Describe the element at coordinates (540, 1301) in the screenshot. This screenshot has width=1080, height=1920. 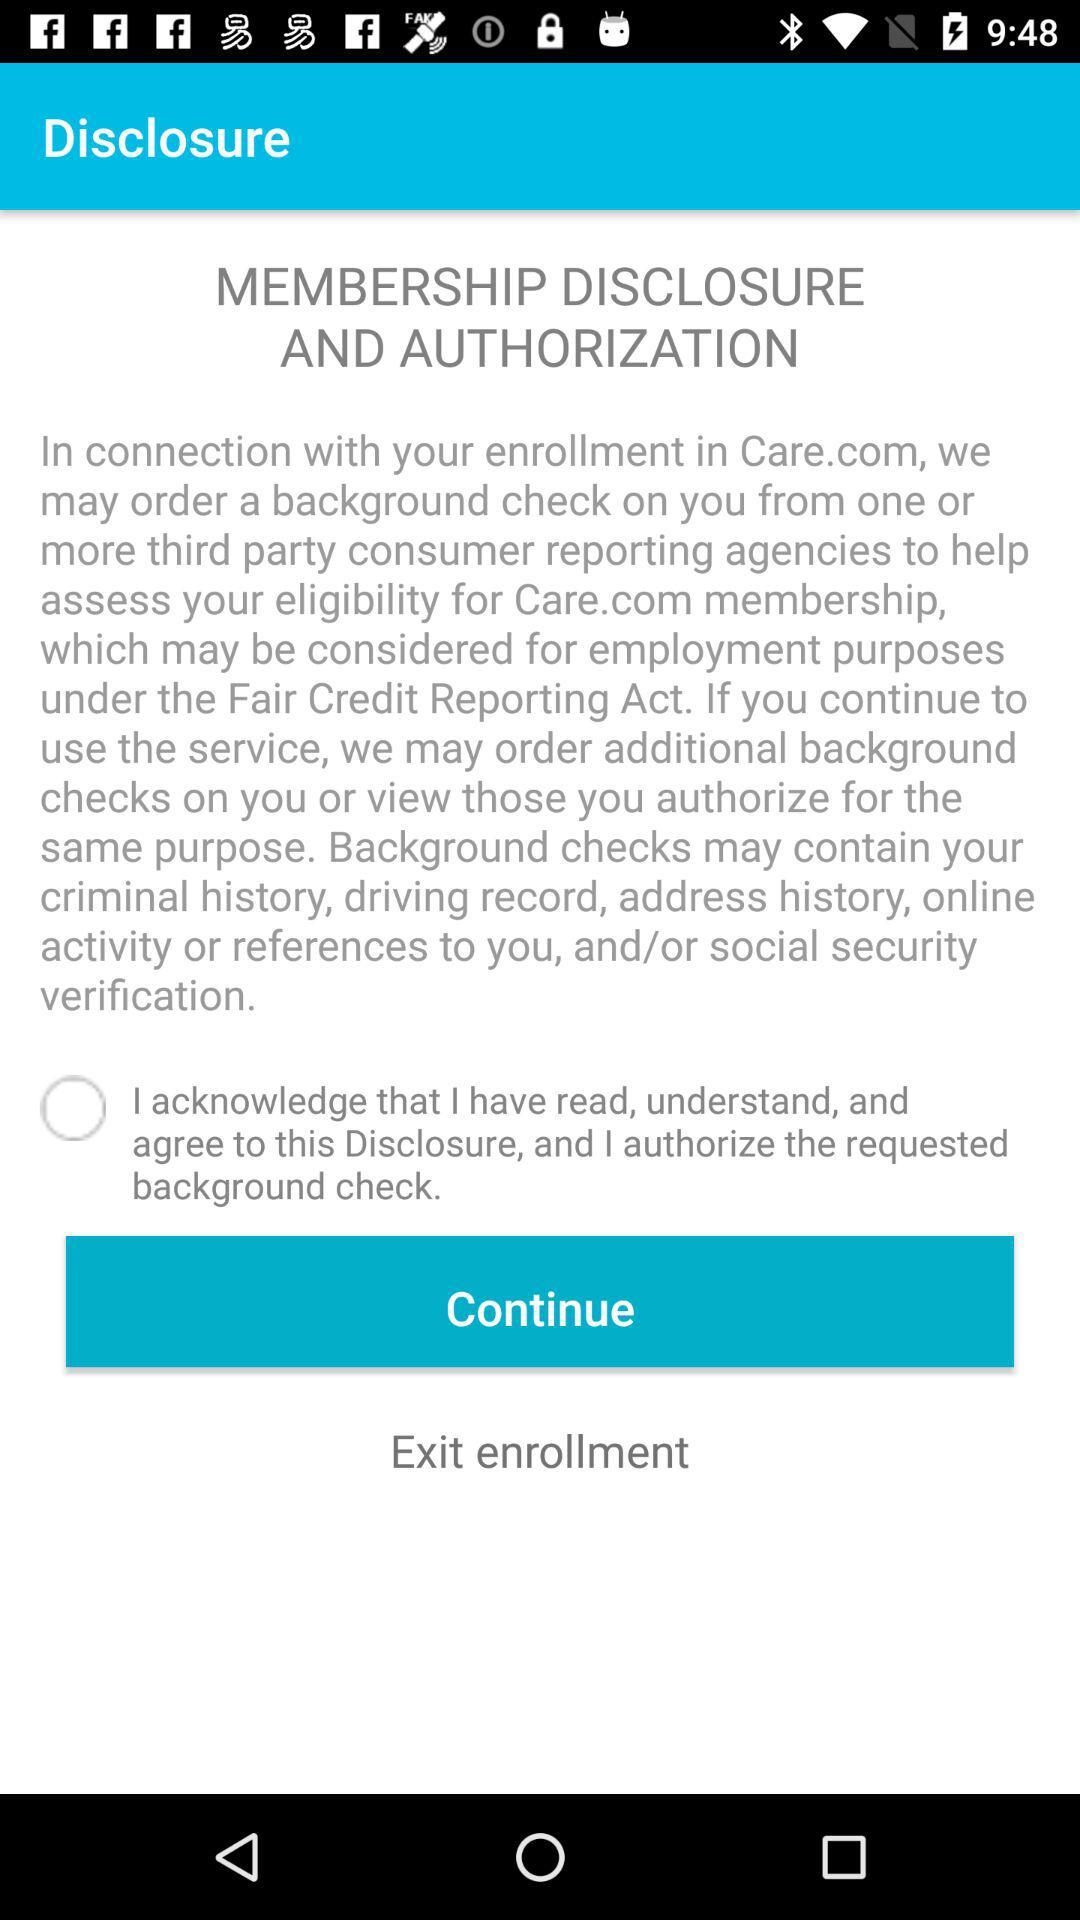
I see `the item below i acknowledge that` at that location.